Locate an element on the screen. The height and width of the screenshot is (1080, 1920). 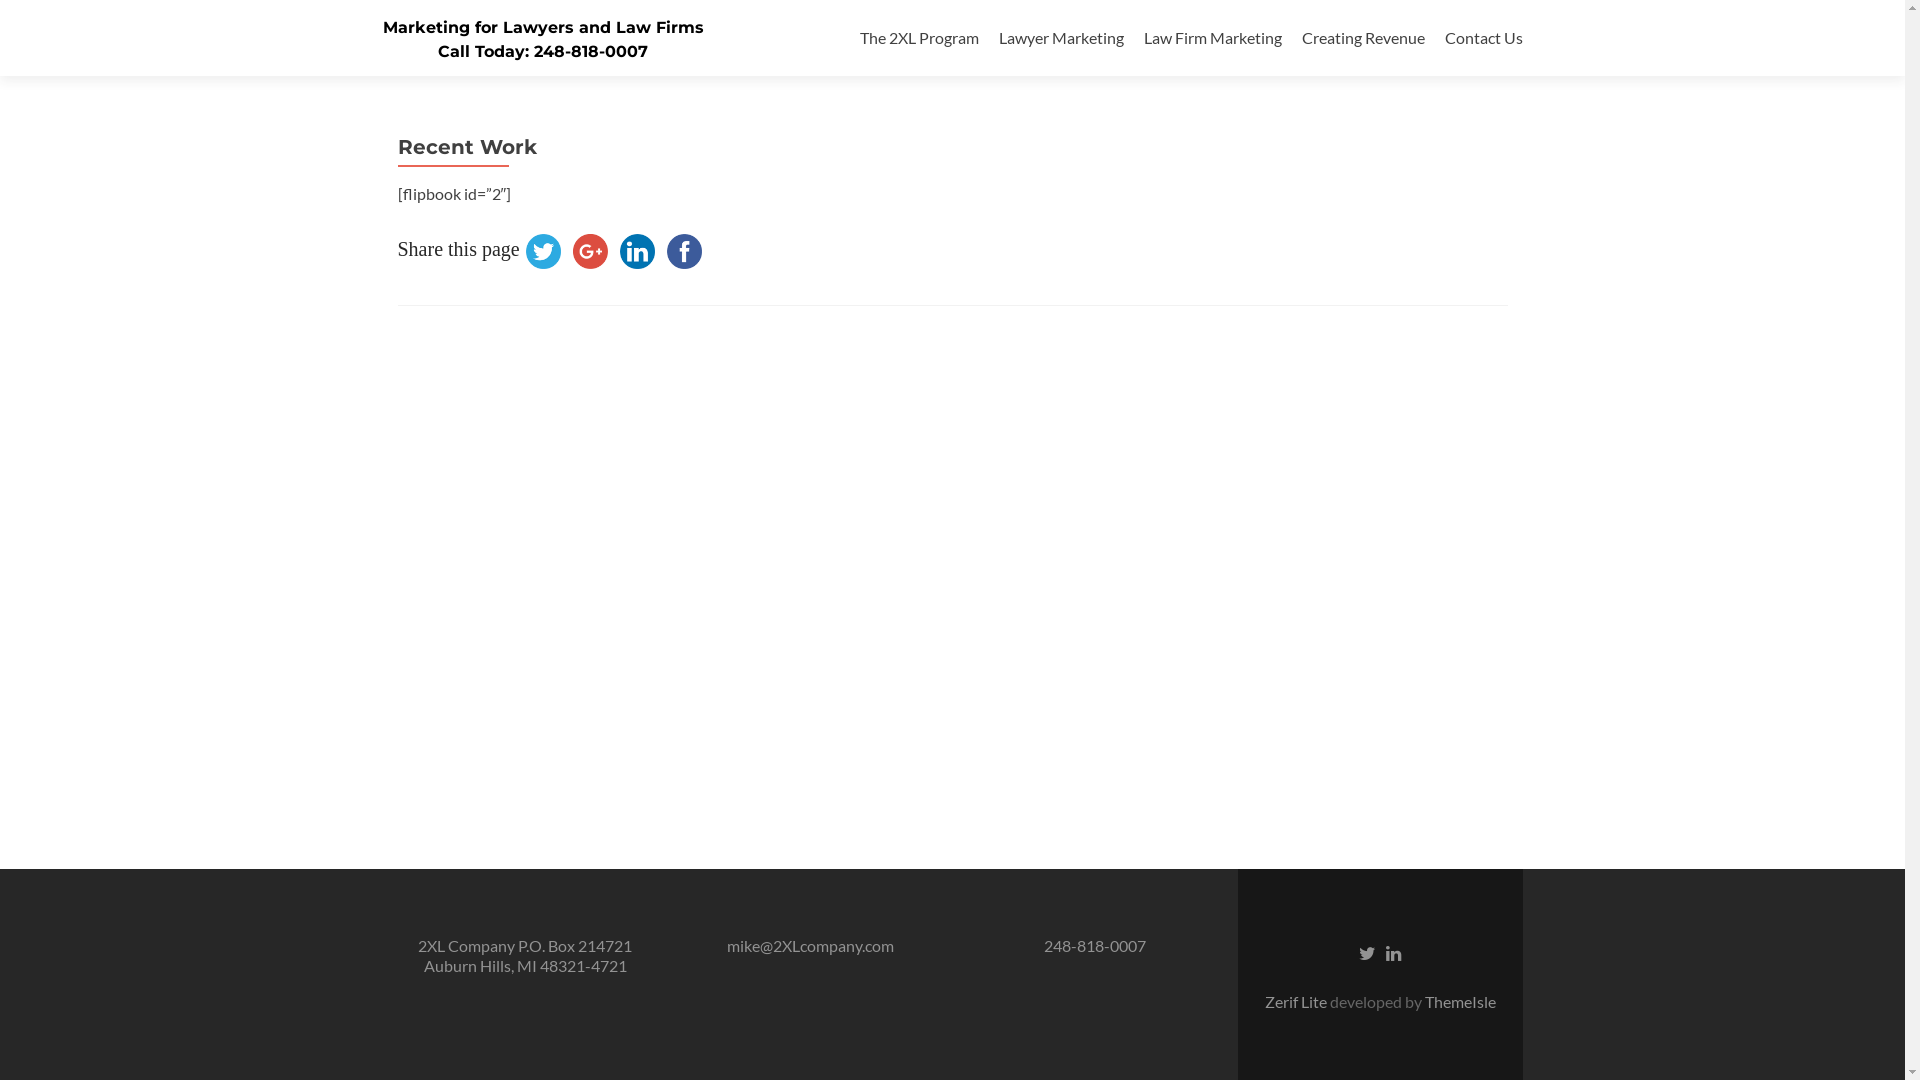
'Creating Revenue' is located at coordinates (1301, 37).